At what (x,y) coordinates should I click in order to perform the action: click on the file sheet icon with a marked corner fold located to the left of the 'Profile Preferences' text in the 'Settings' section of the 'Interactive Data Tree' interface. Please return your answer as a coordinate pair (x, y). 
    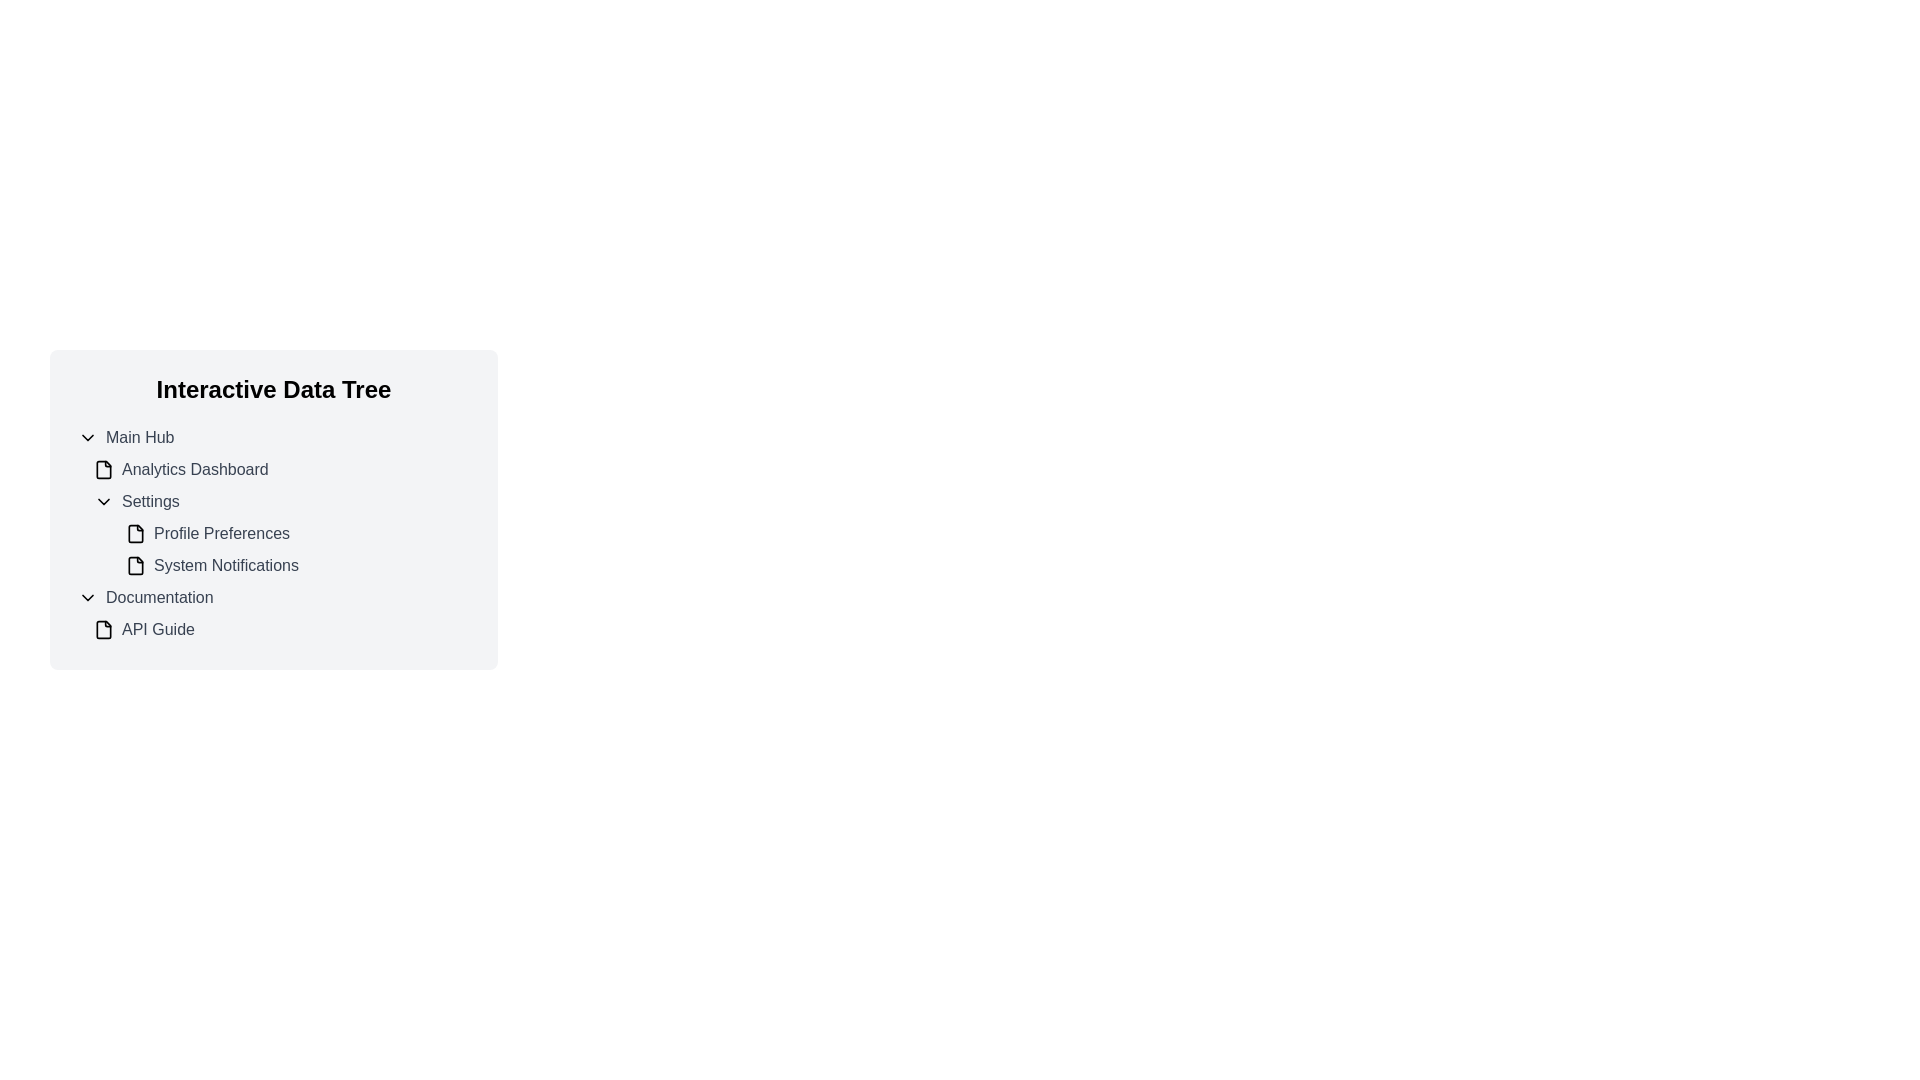
    Looking at the image, I should click on (134, 532).